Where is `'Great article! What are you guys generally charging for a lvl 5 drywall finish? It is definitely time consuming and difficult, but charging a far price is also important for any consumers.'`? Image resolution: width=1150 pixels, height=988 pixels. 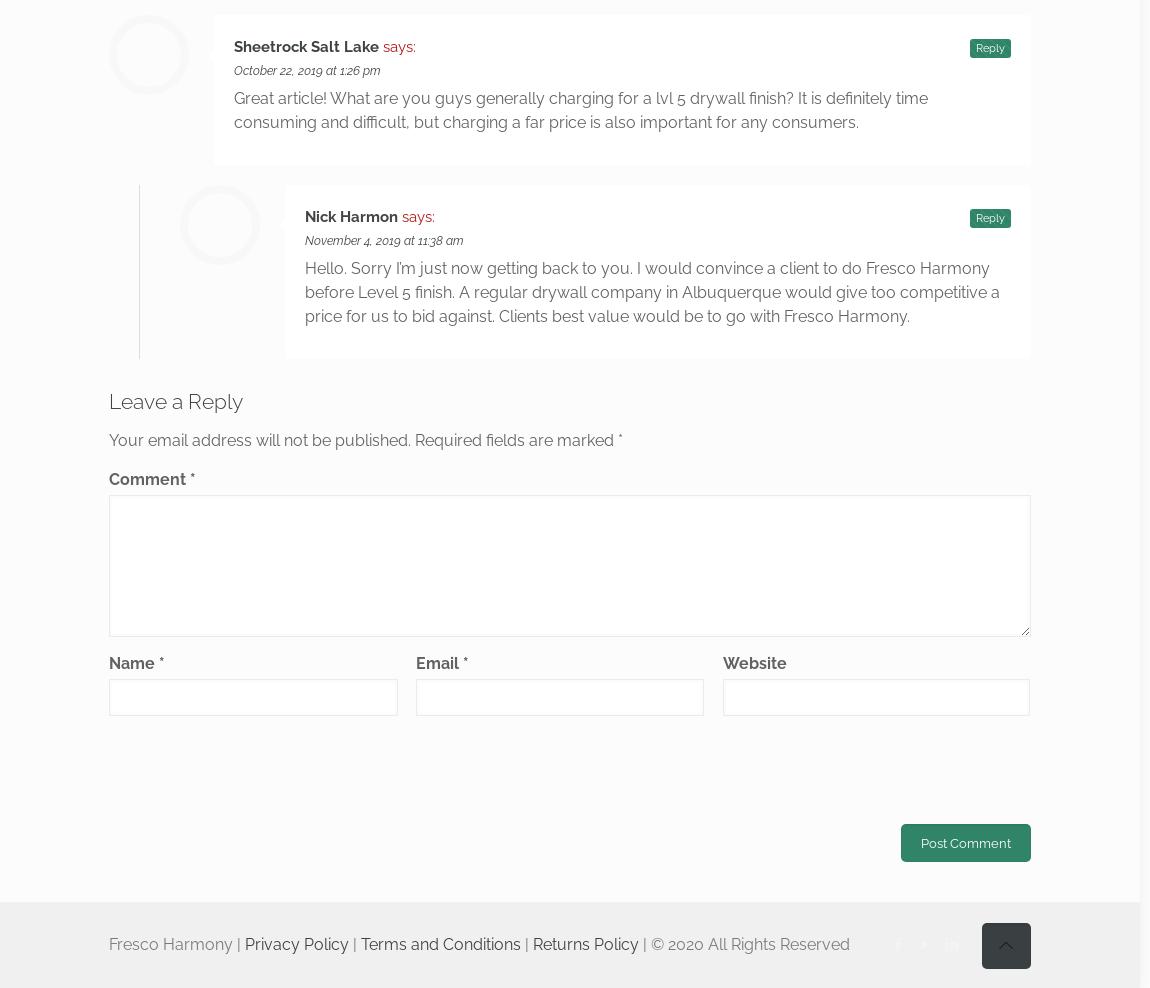 'Great article! What are you guys generally charging for a lvl 5 drywall finish? It is definitely time consuming and difficult, but charging a far price is also important for any consumers.' is located at coordinates (233, 110).